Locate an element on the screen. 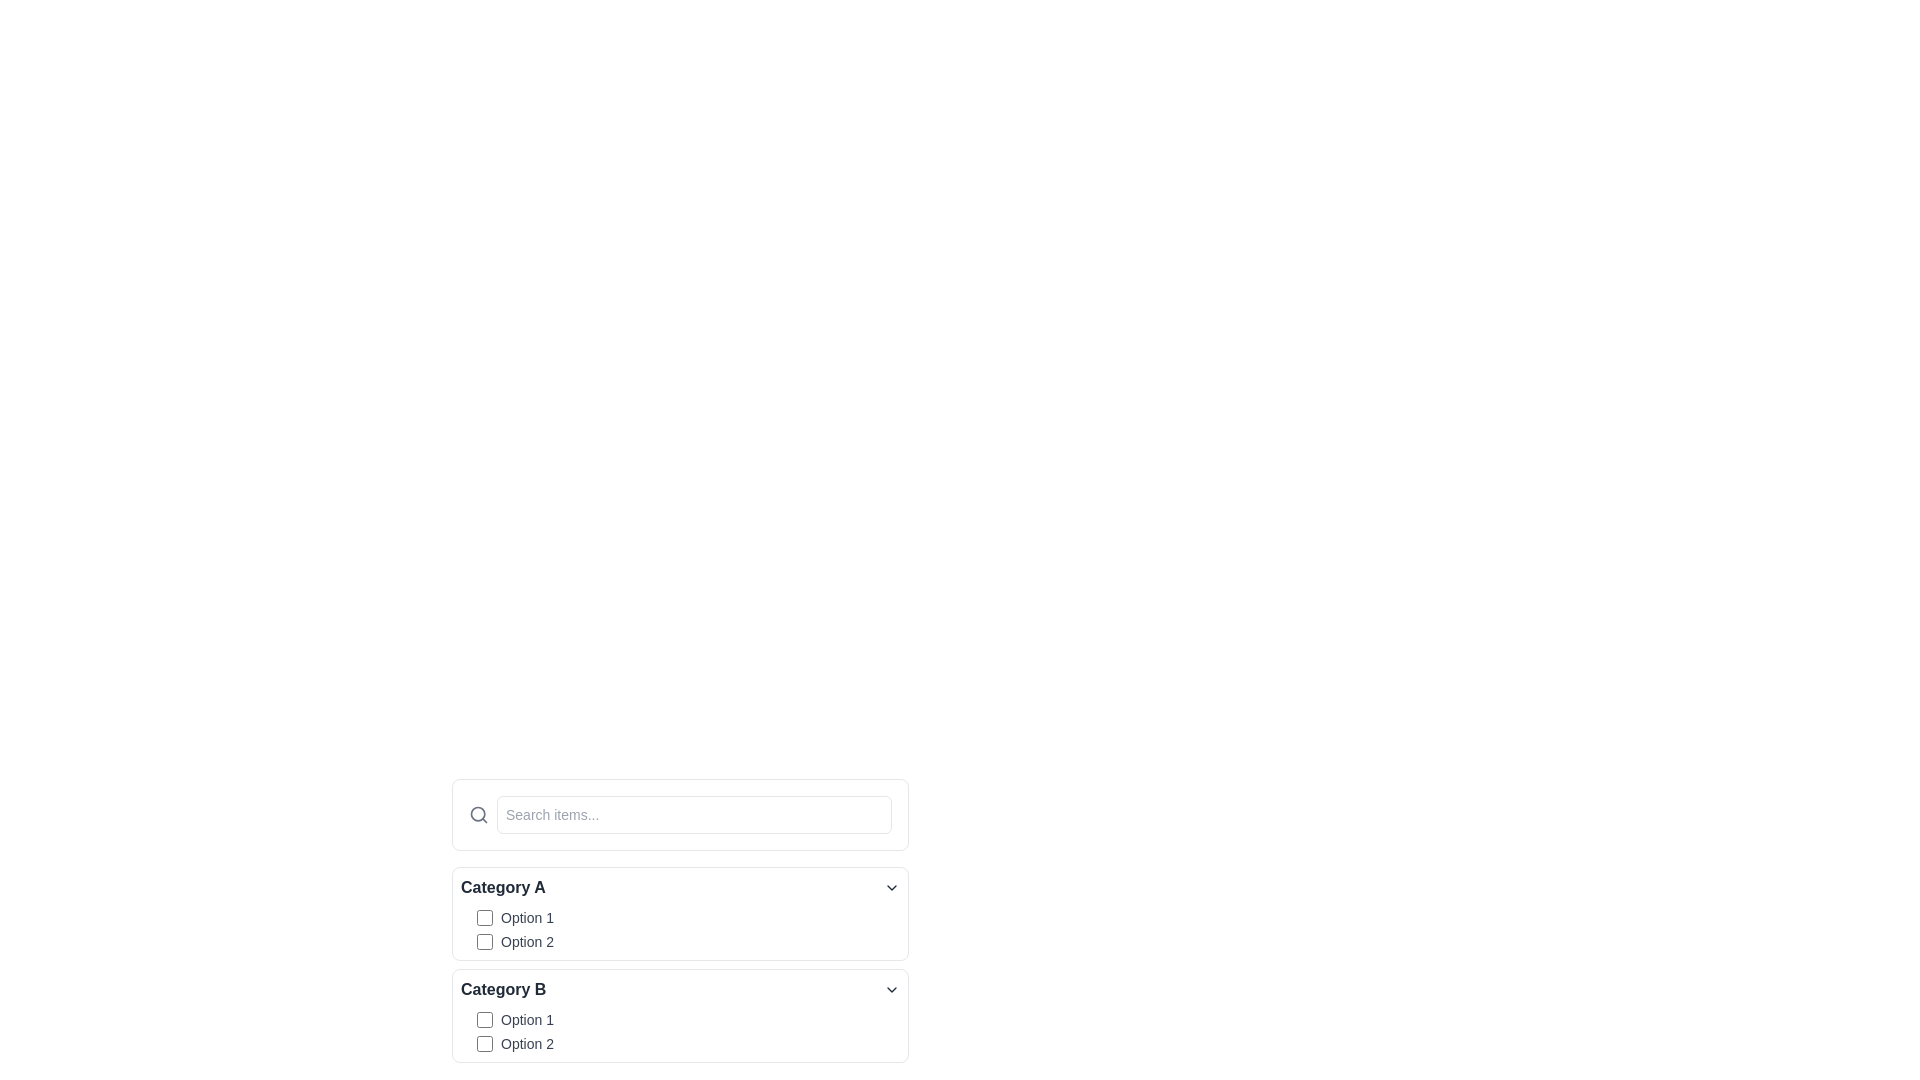  the second checkbox option located under the 'Category B' section is located at coordinates (688, 1043).